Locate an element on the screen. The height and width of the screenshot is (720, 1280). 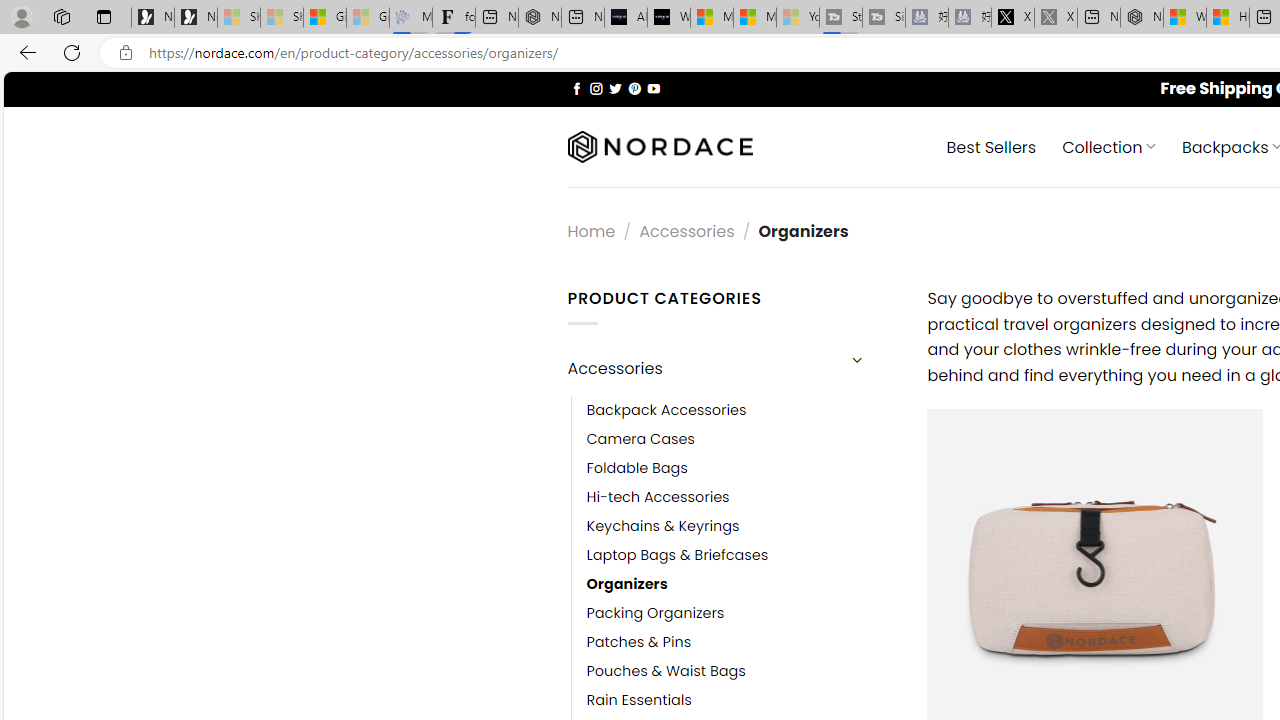
'Newsletter Sign Up' is located at coordinates (196, 17).